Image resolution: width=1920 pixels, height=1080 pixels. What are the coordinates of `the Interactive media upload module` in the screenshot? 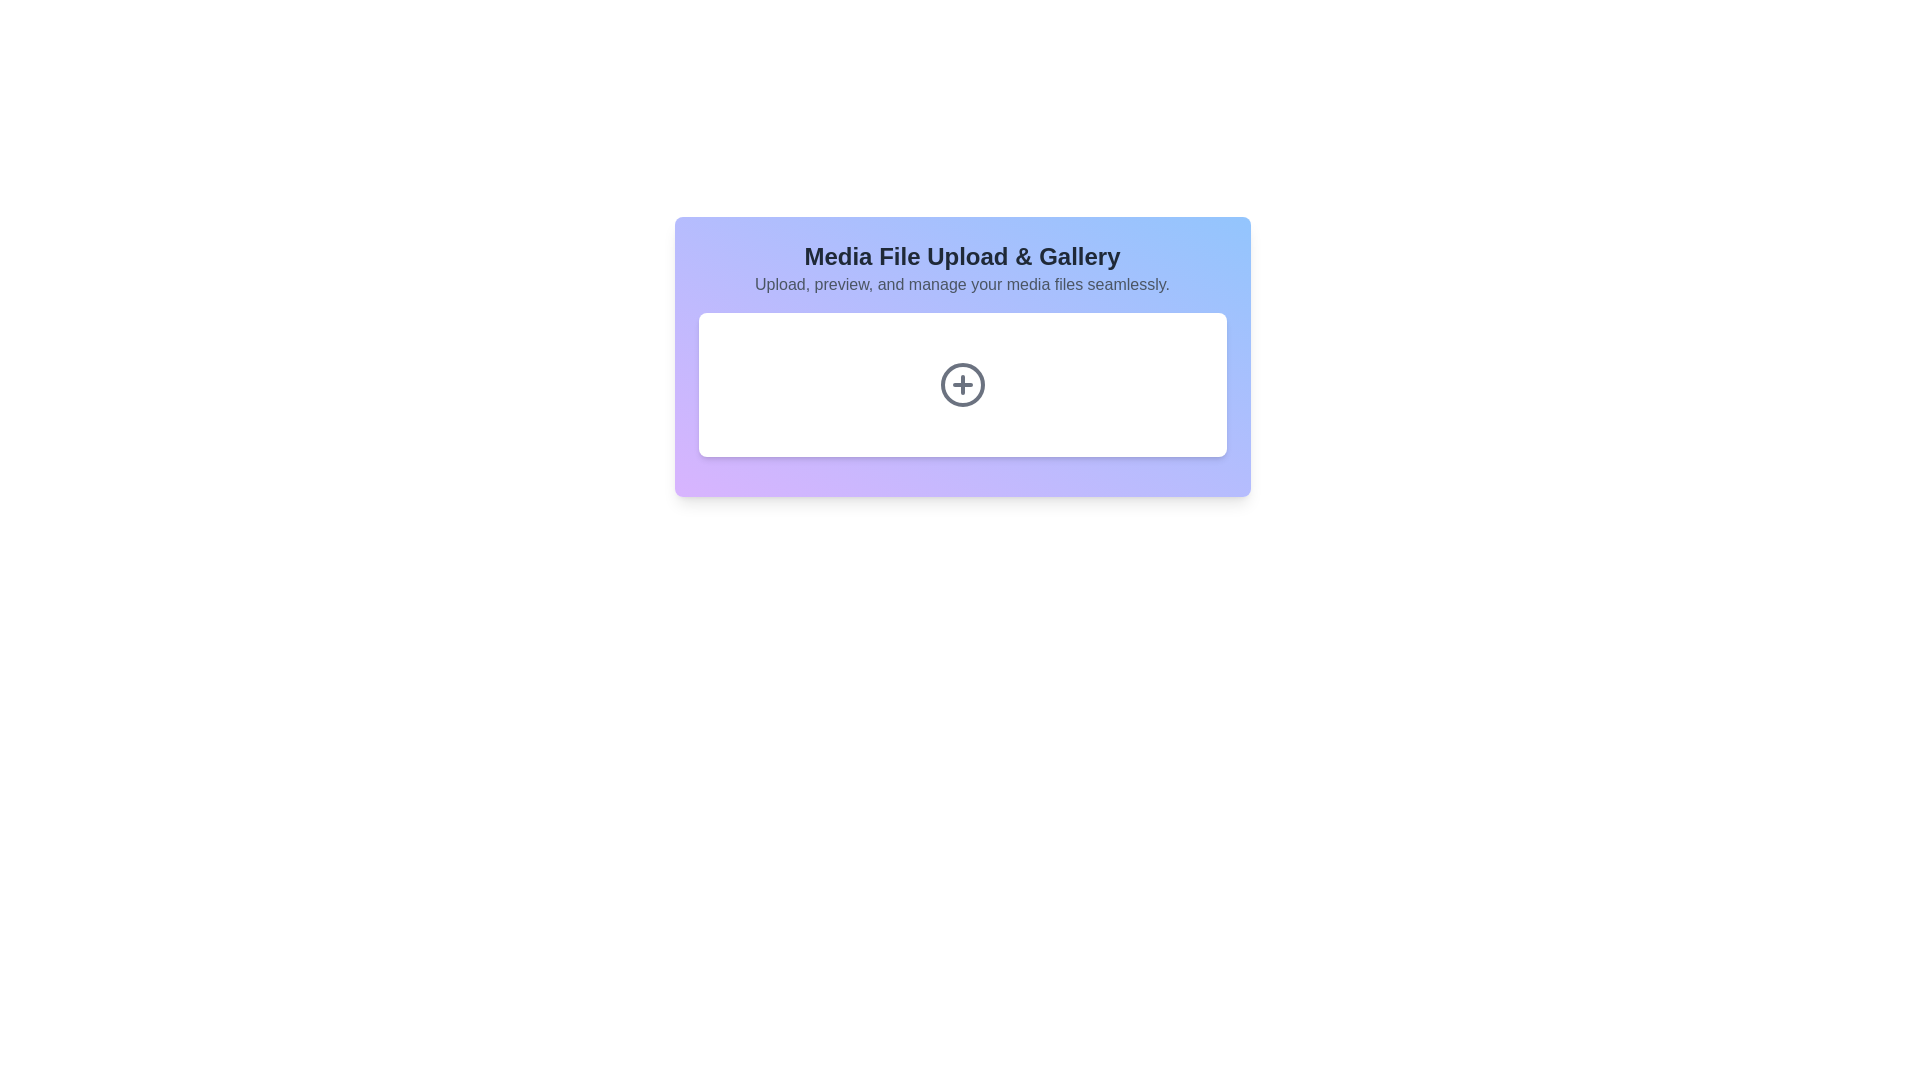 It's located at (962, 356).